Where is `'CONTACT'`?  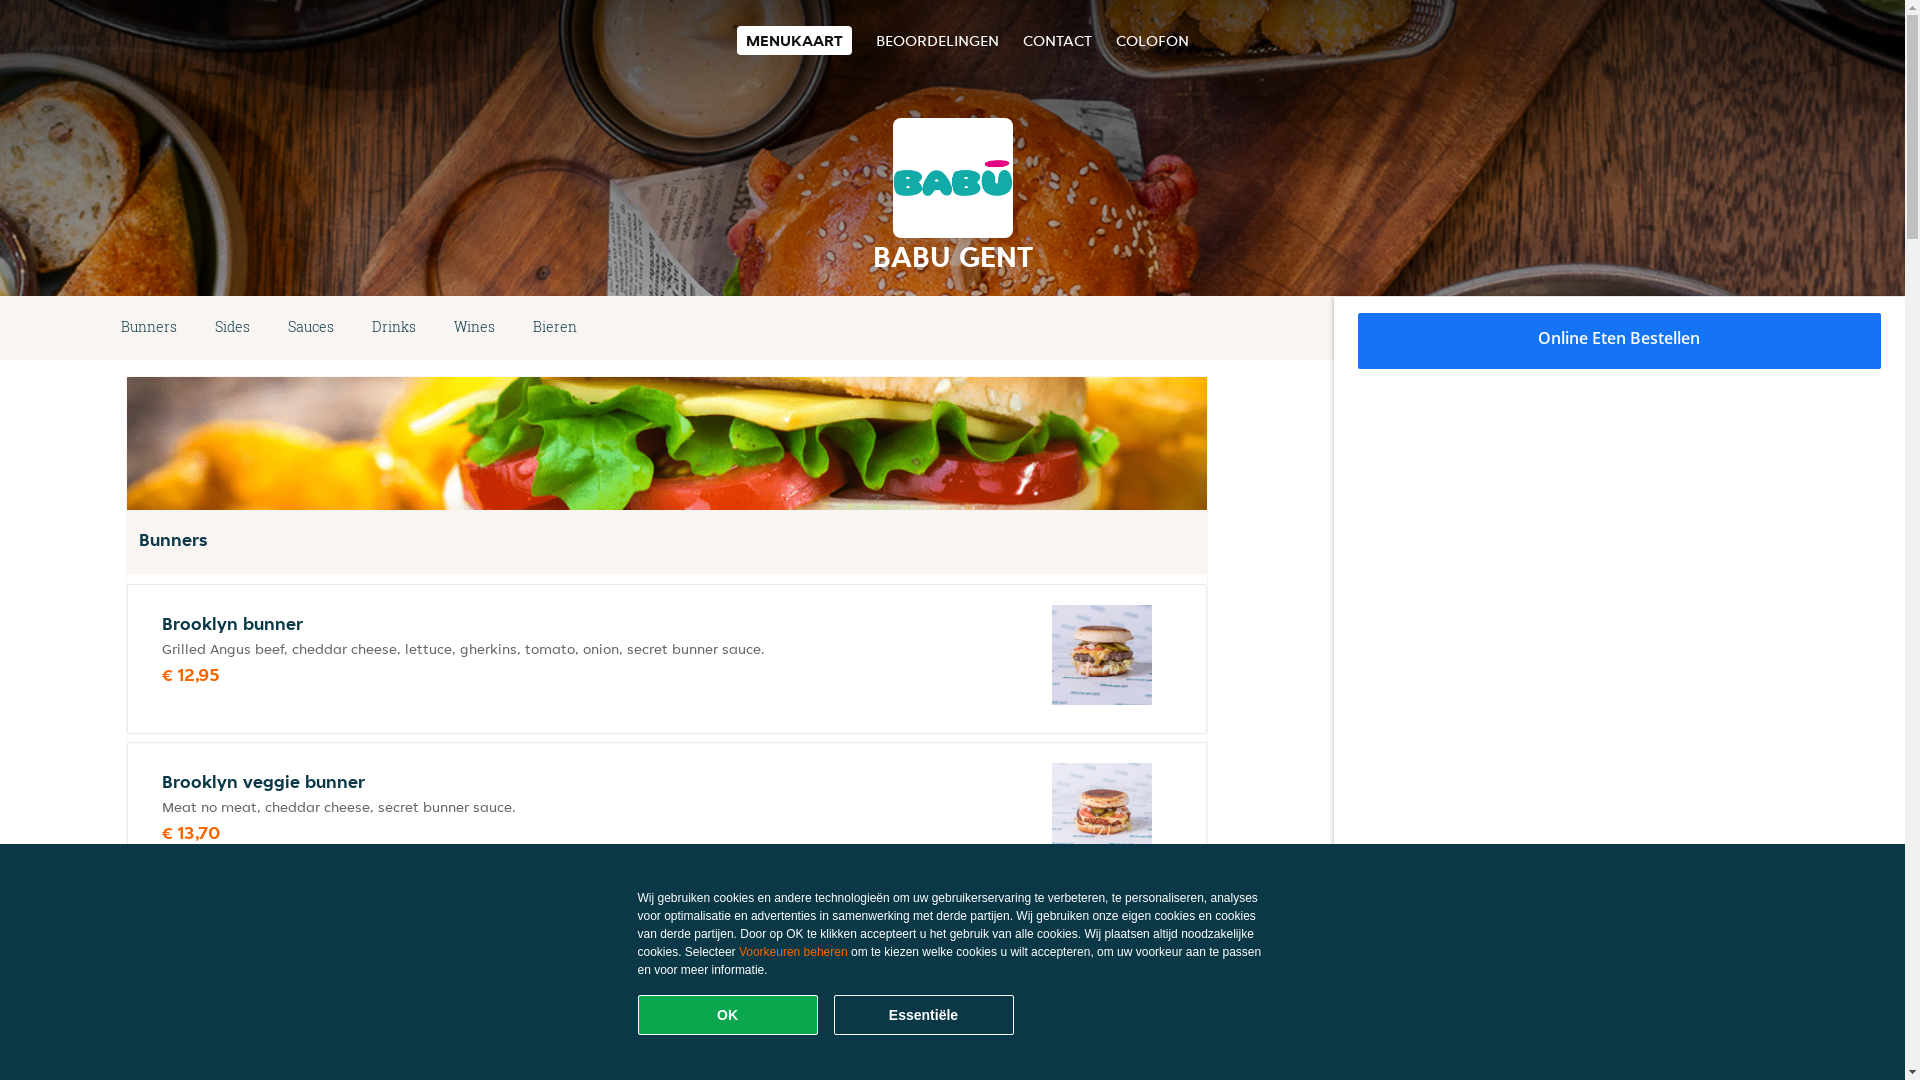 'CONTACT' is located at coordinates (1055, 40).